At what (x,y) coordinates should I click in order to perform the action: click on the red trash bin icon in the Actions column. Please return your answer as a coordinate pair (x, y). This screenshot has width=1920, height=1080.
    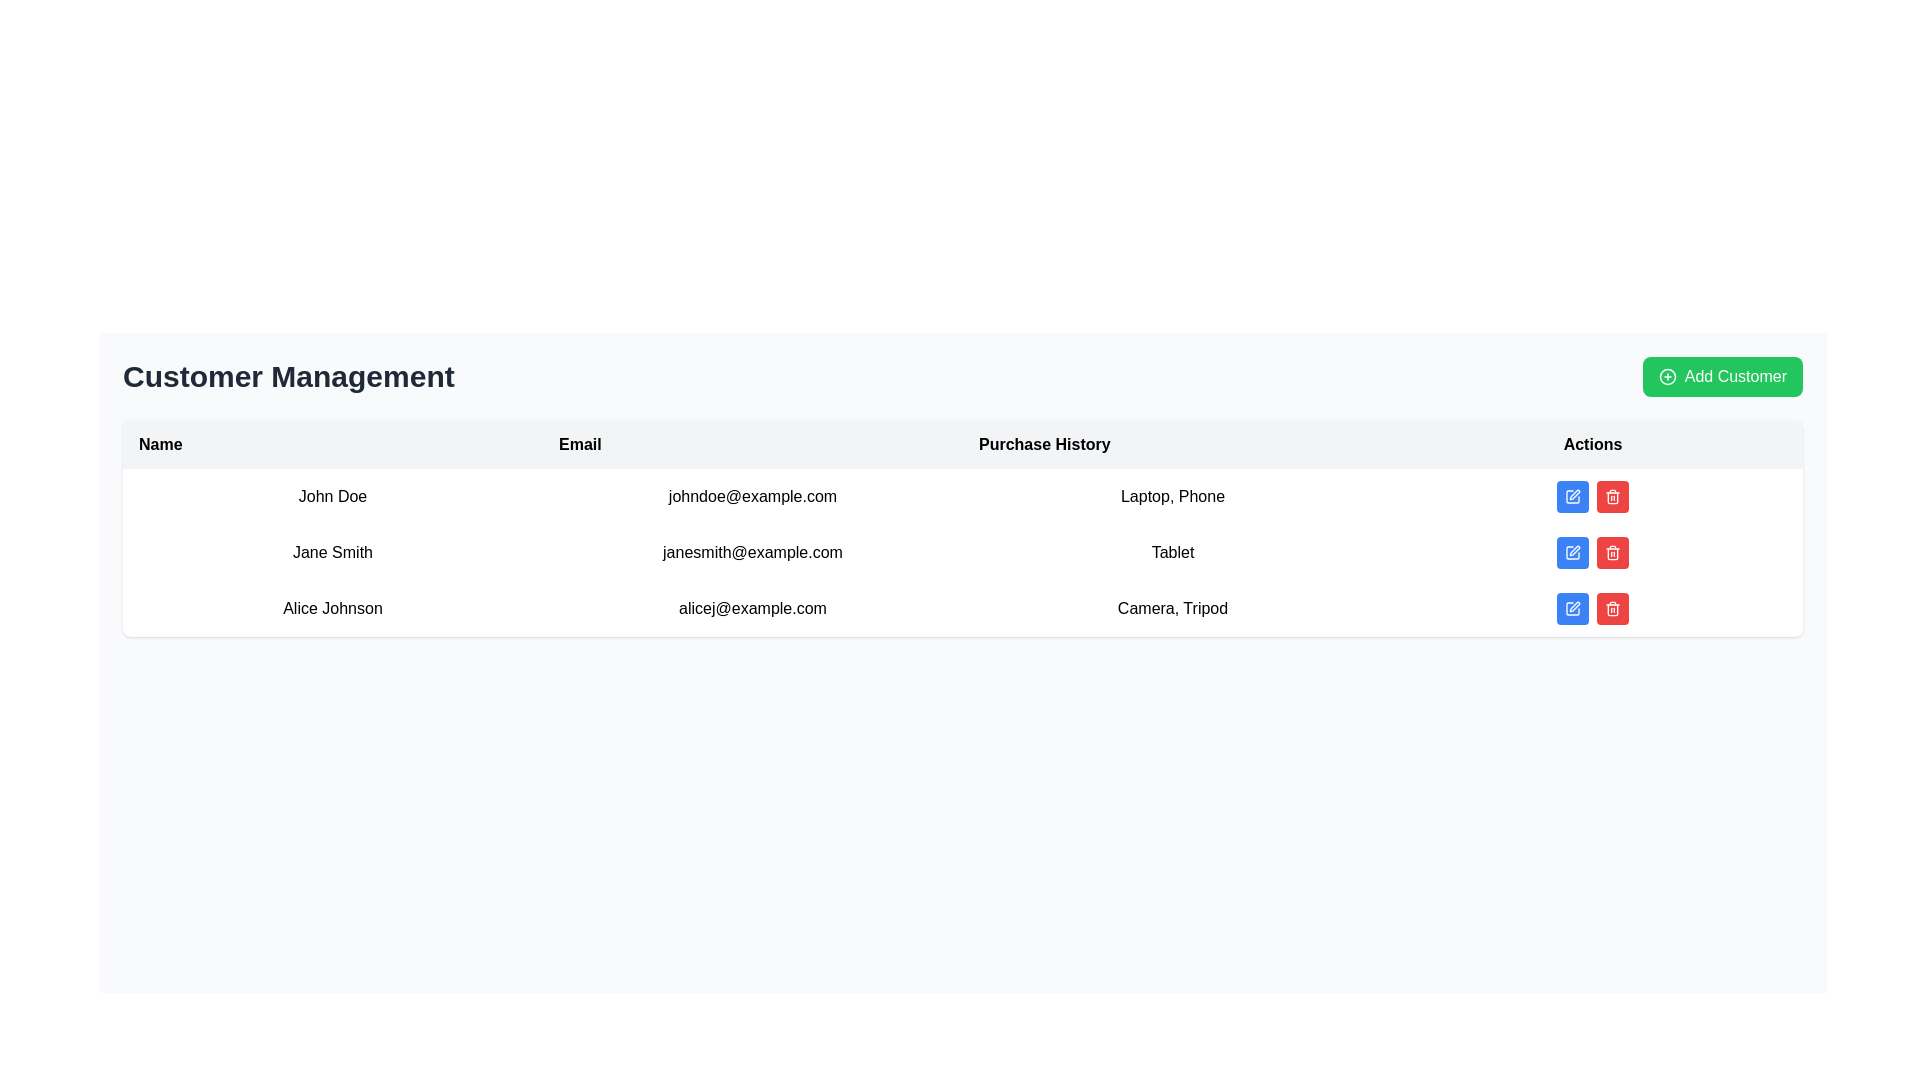
    Looking at the image, I should click on (1612, 496).